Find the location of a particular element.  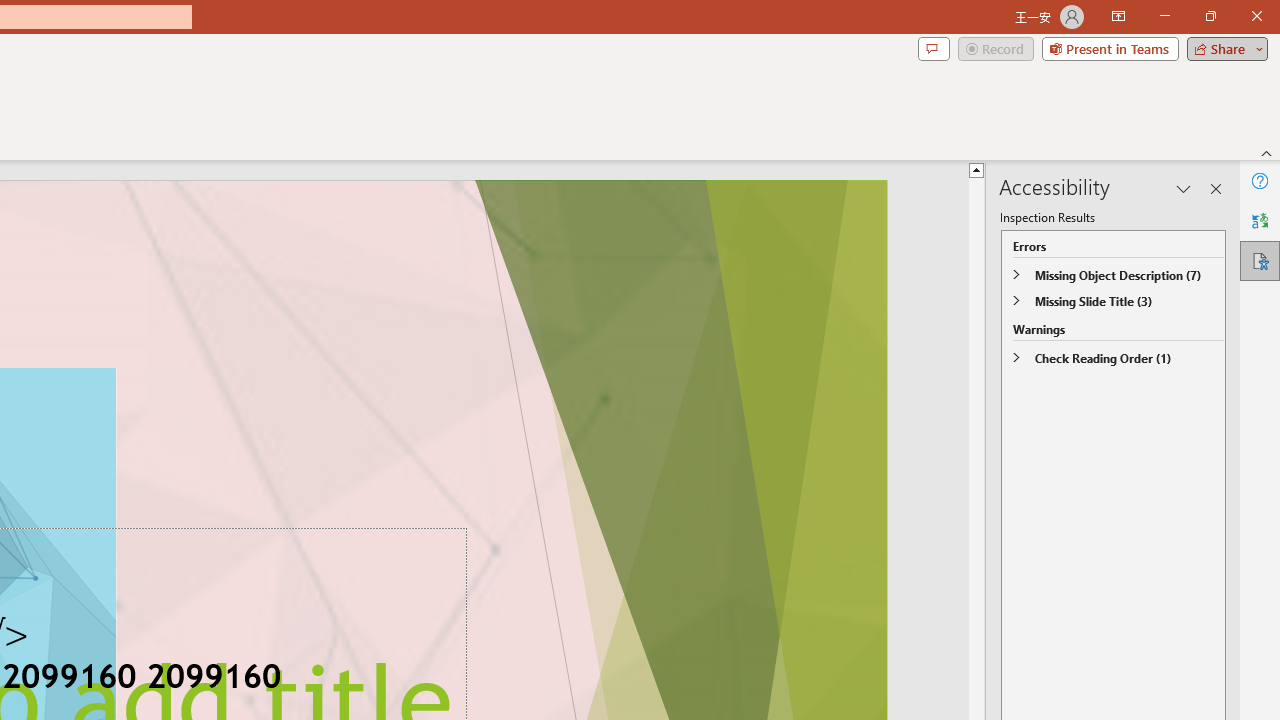

'Present in Teams' is located at coordinates (1109, 47).